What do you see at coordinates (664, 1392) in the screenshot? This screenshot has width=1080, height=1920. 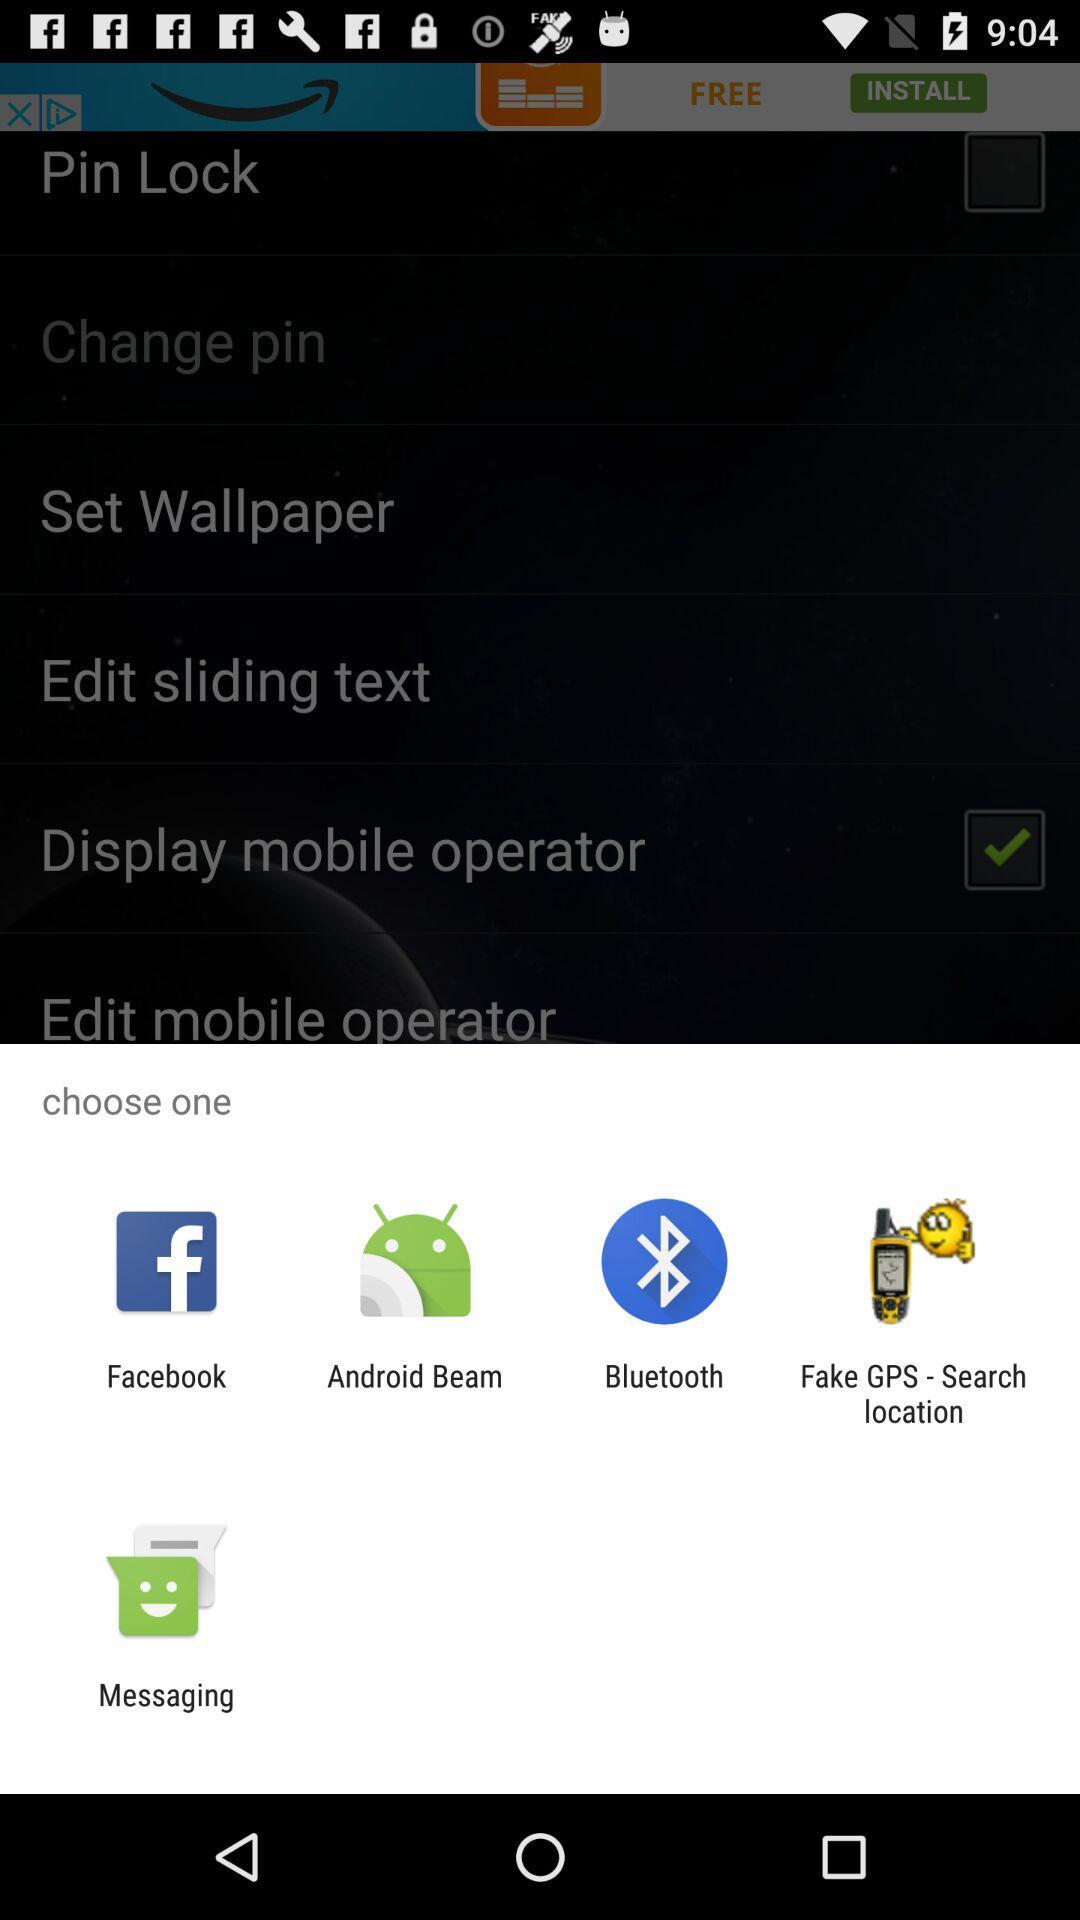 I see `the bluetooth` at bounding box center [664, 1392].